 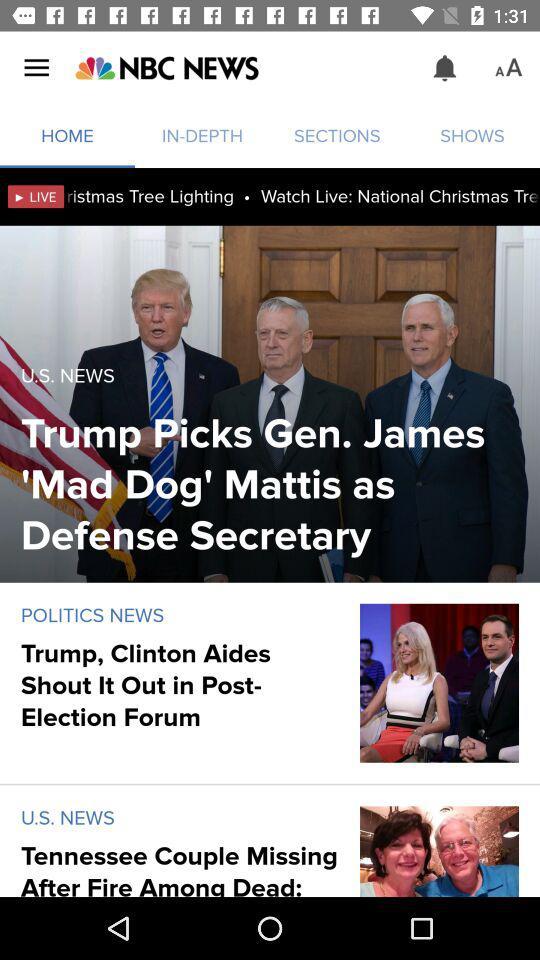 What do you see at coordinates (165, 68) in the screenshot?
I see `the icon next to sections item` at bounding box center [165, 68].